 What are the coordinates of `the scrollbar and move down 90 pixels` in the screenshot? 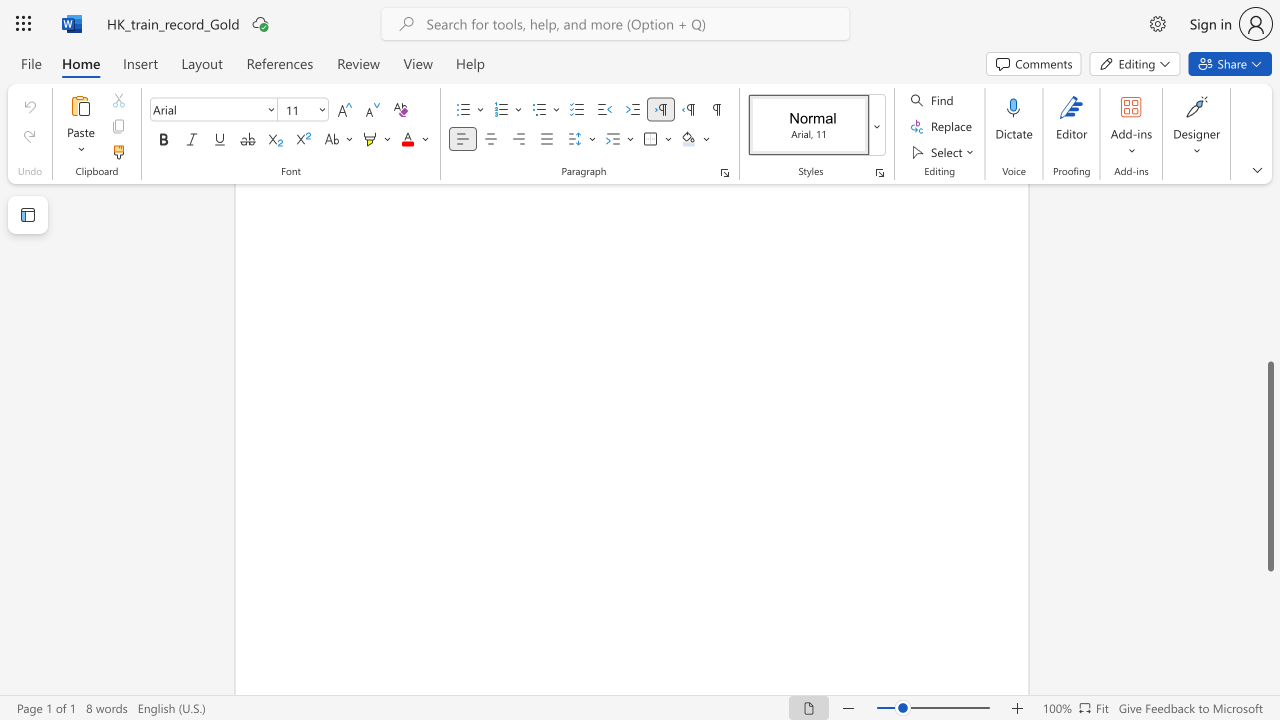 It's located at (1269, 466).